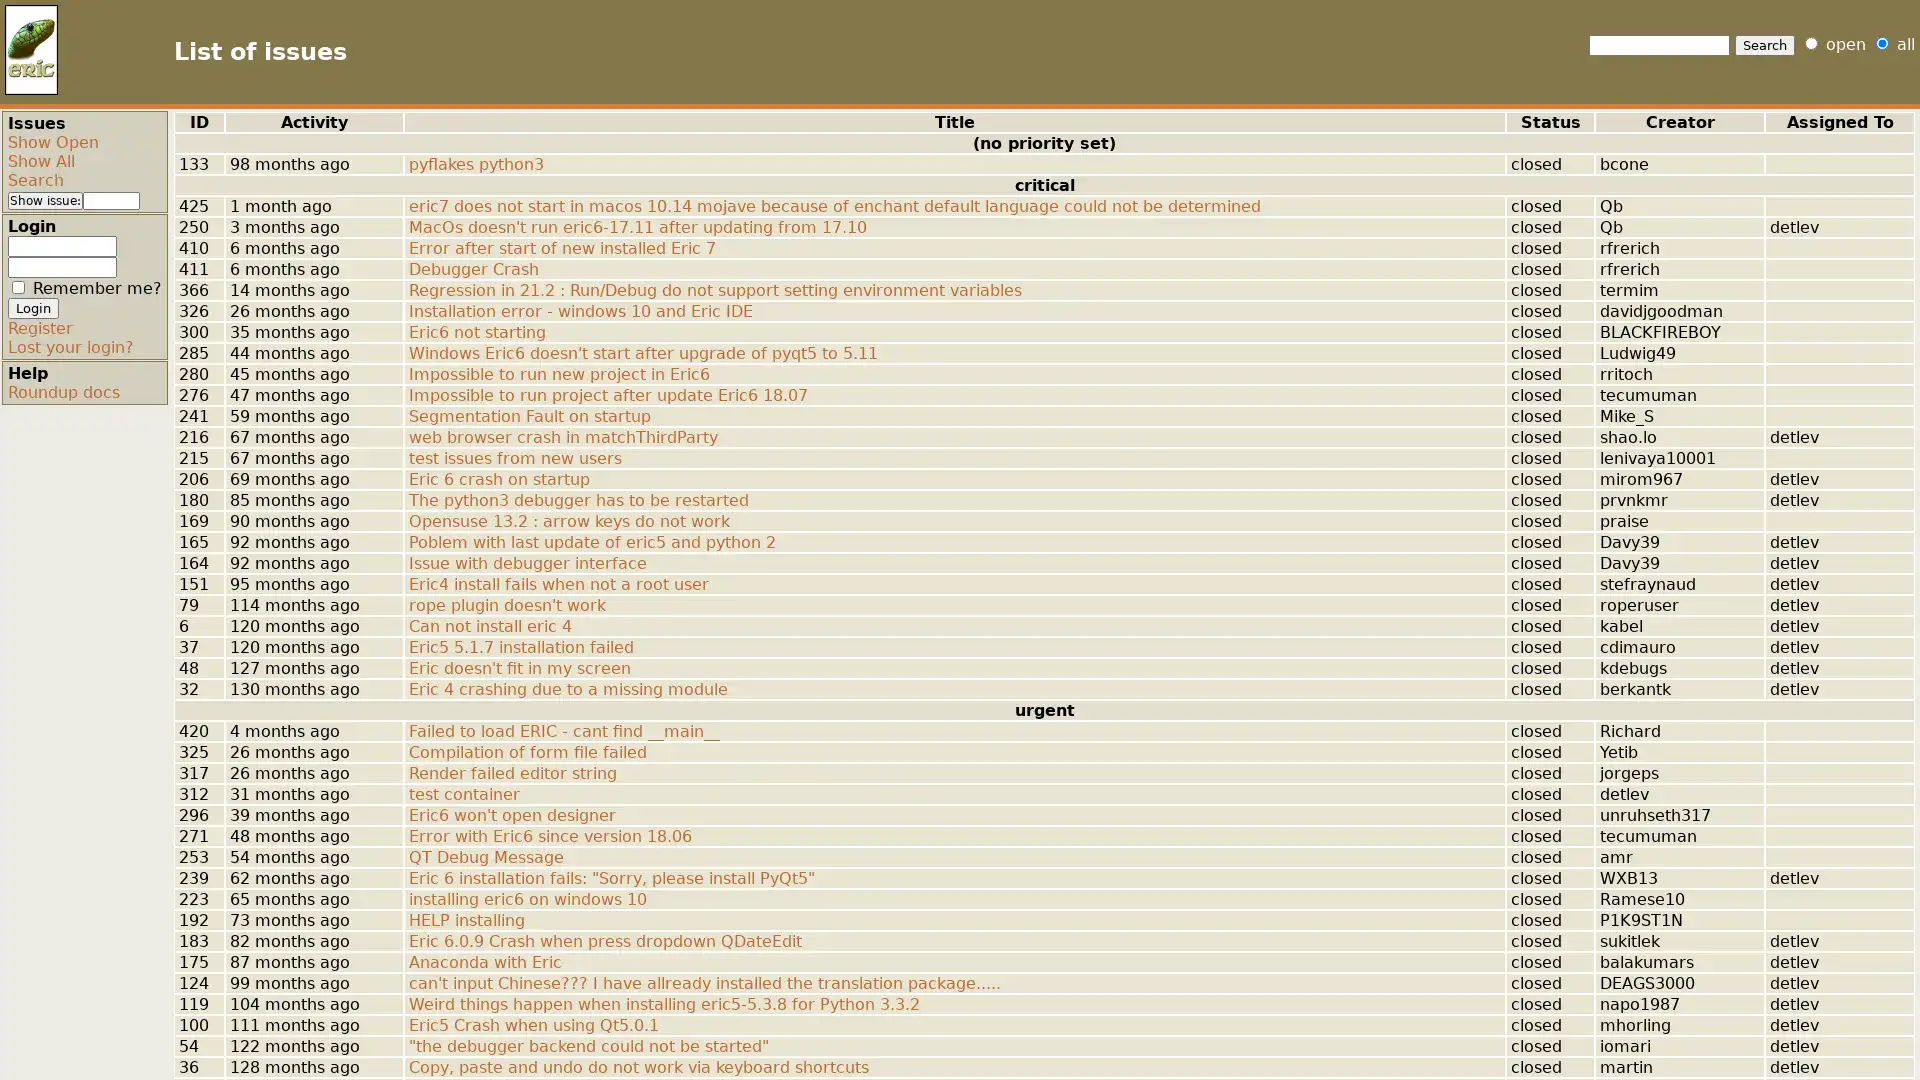 The image size is (1920, 1080). I want to click on Login, so click(33, 308).